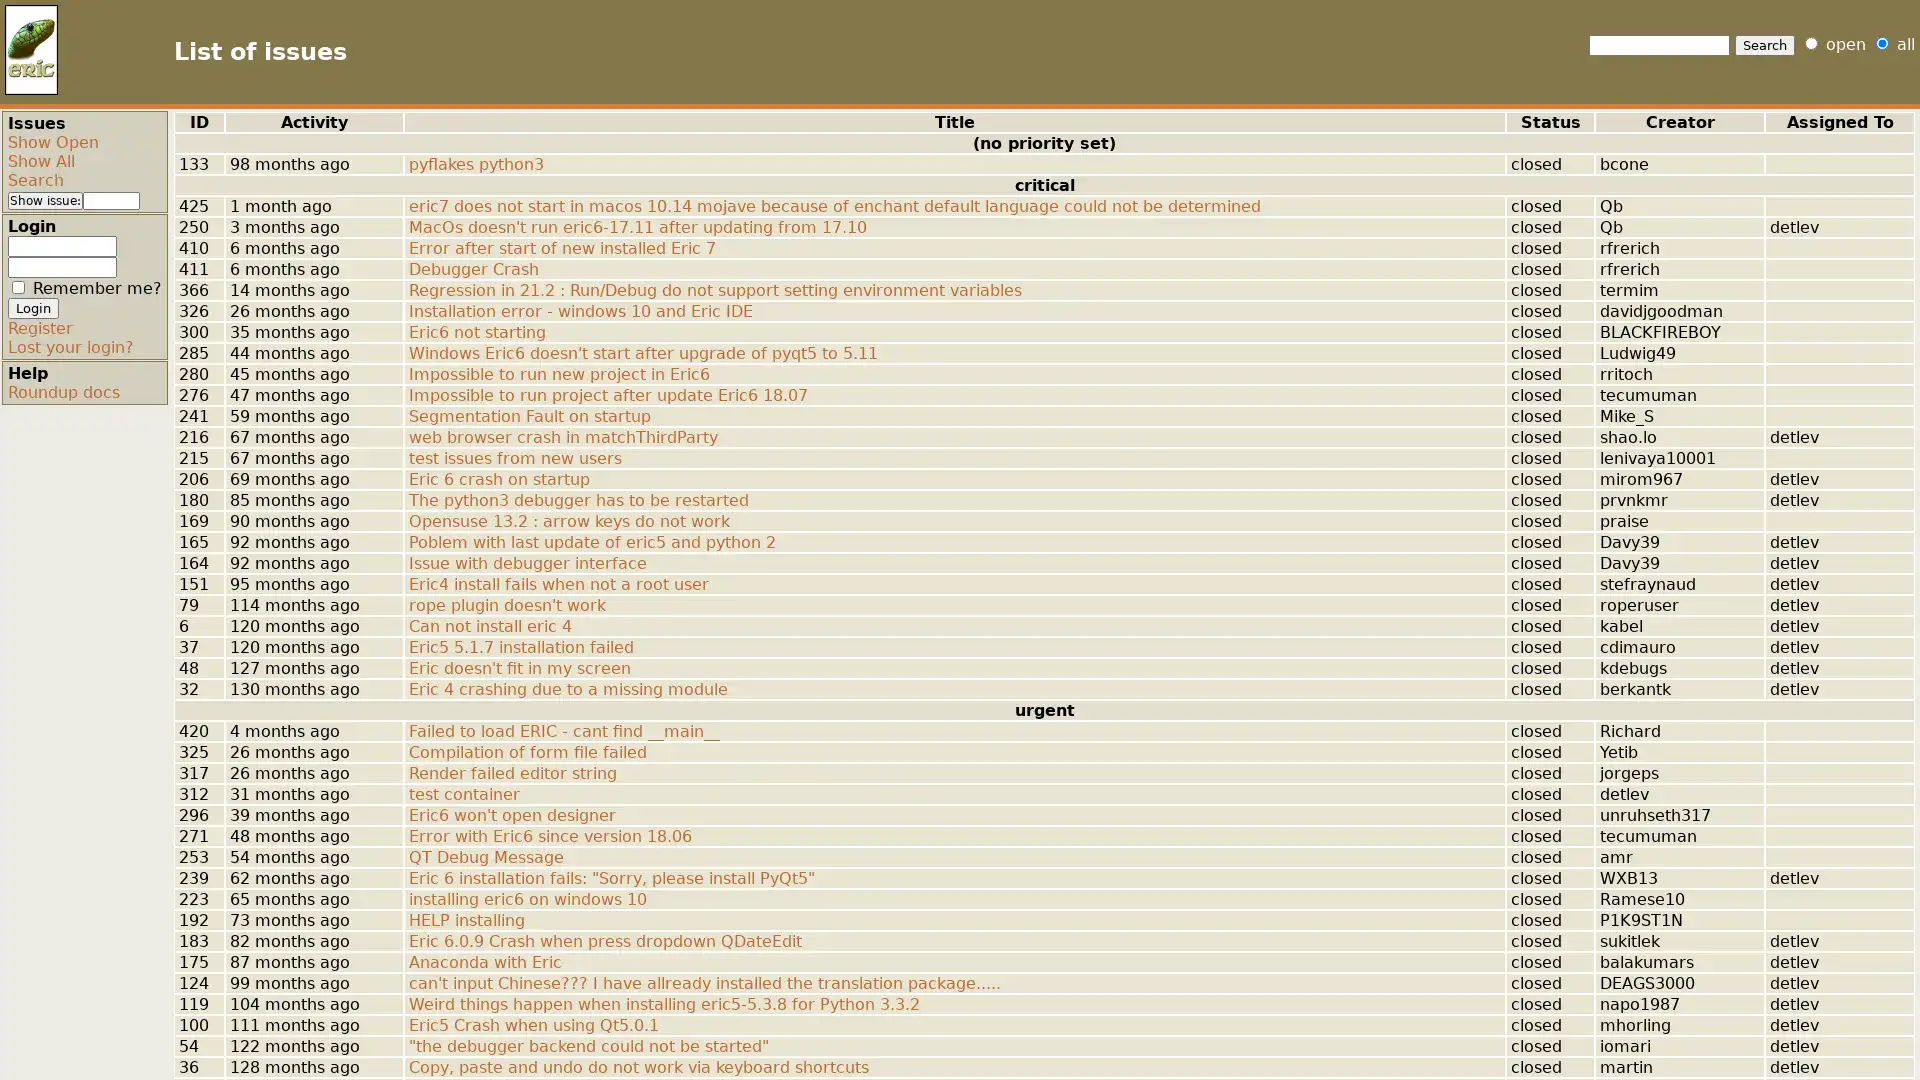 The image size is (1920, 1080). I want to click on Login, so click(33, 308).